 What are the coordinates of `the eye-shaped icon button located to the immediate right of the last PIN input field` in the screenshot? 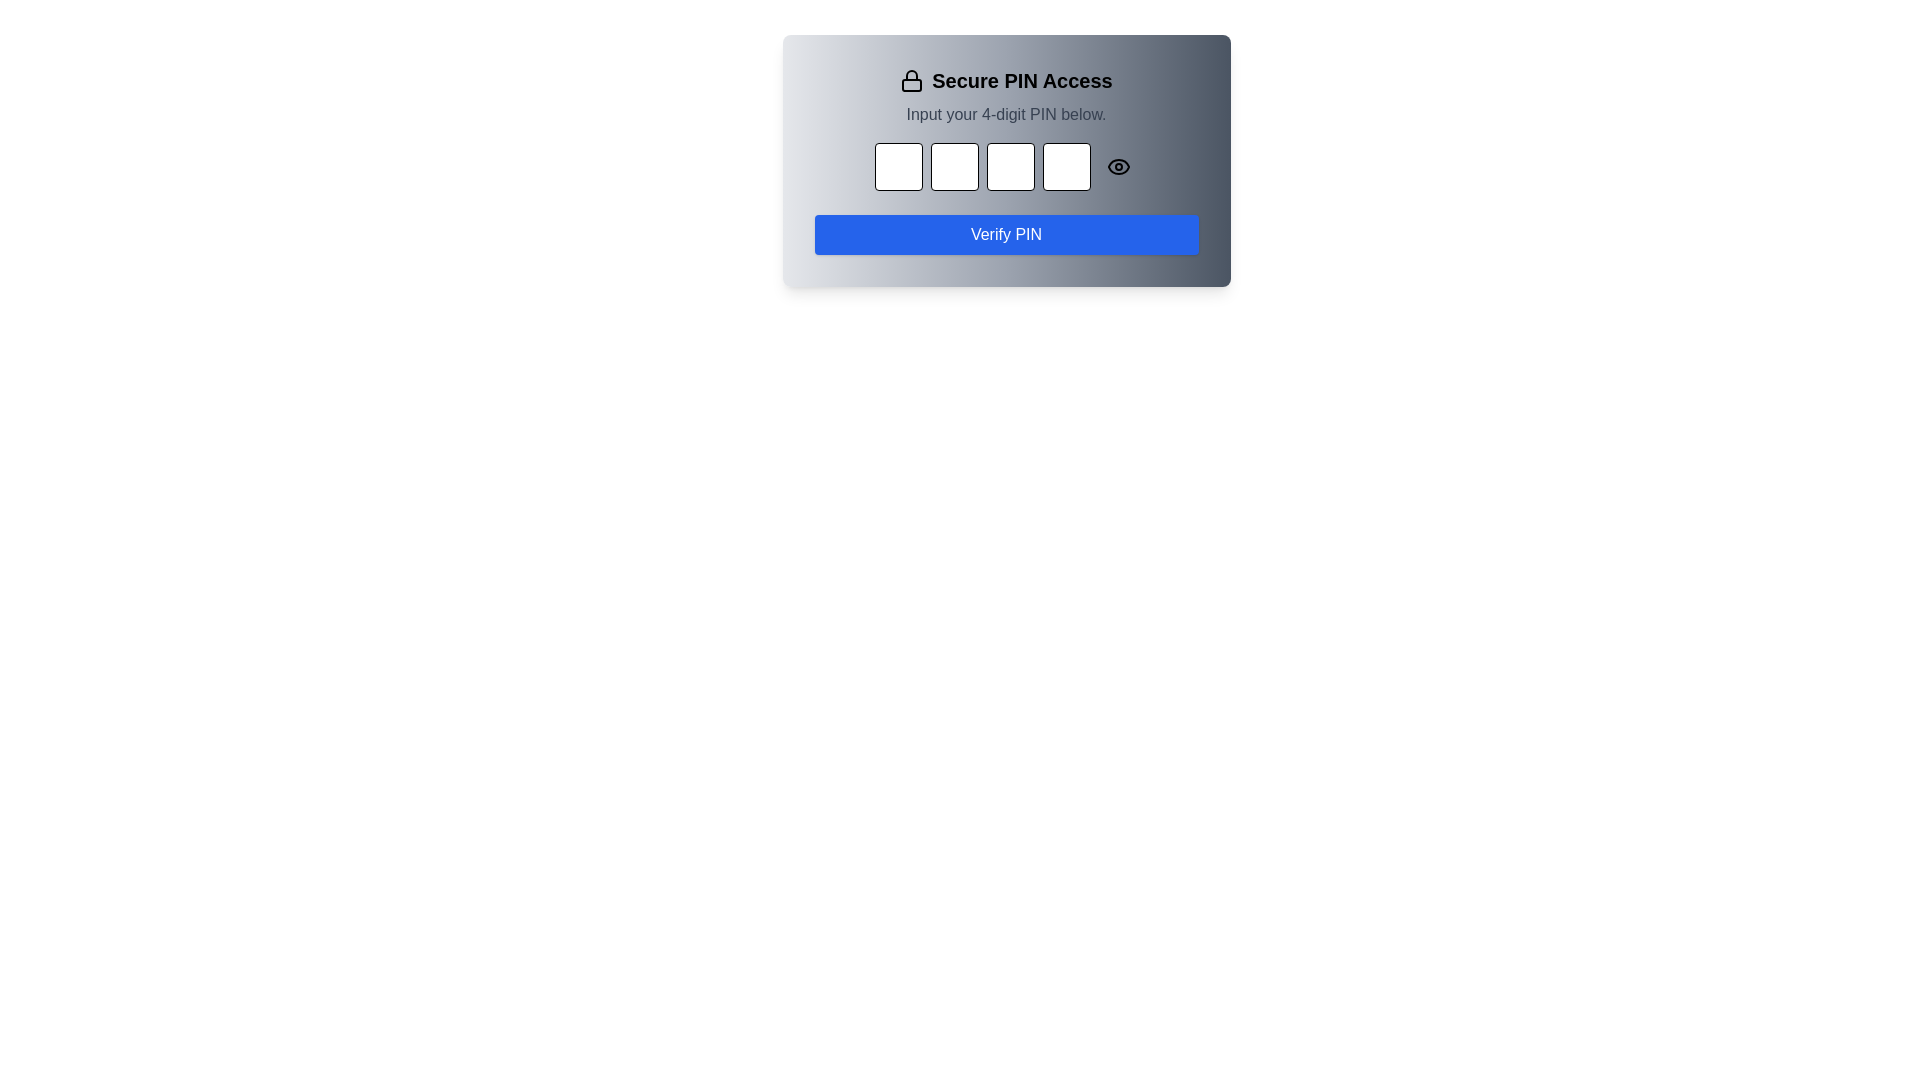 It's located at (1117, 165).